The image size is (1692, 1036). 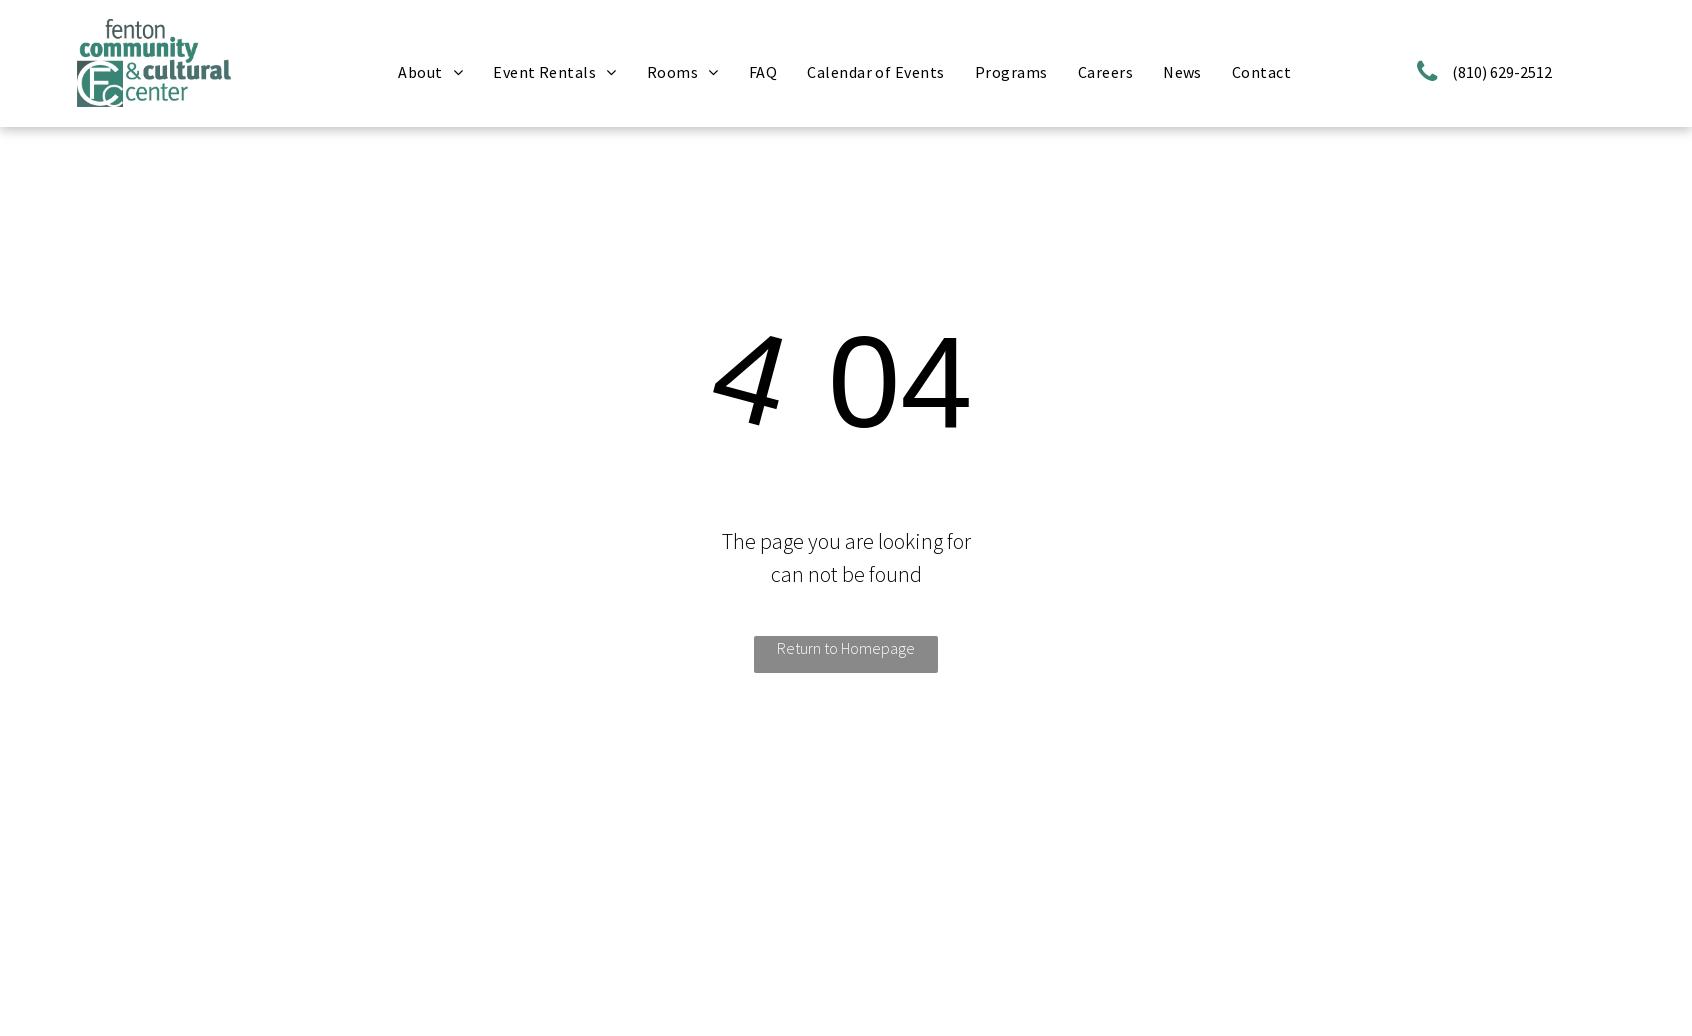 I want to click on 'Event Rentals', so click(x=492, y=70).